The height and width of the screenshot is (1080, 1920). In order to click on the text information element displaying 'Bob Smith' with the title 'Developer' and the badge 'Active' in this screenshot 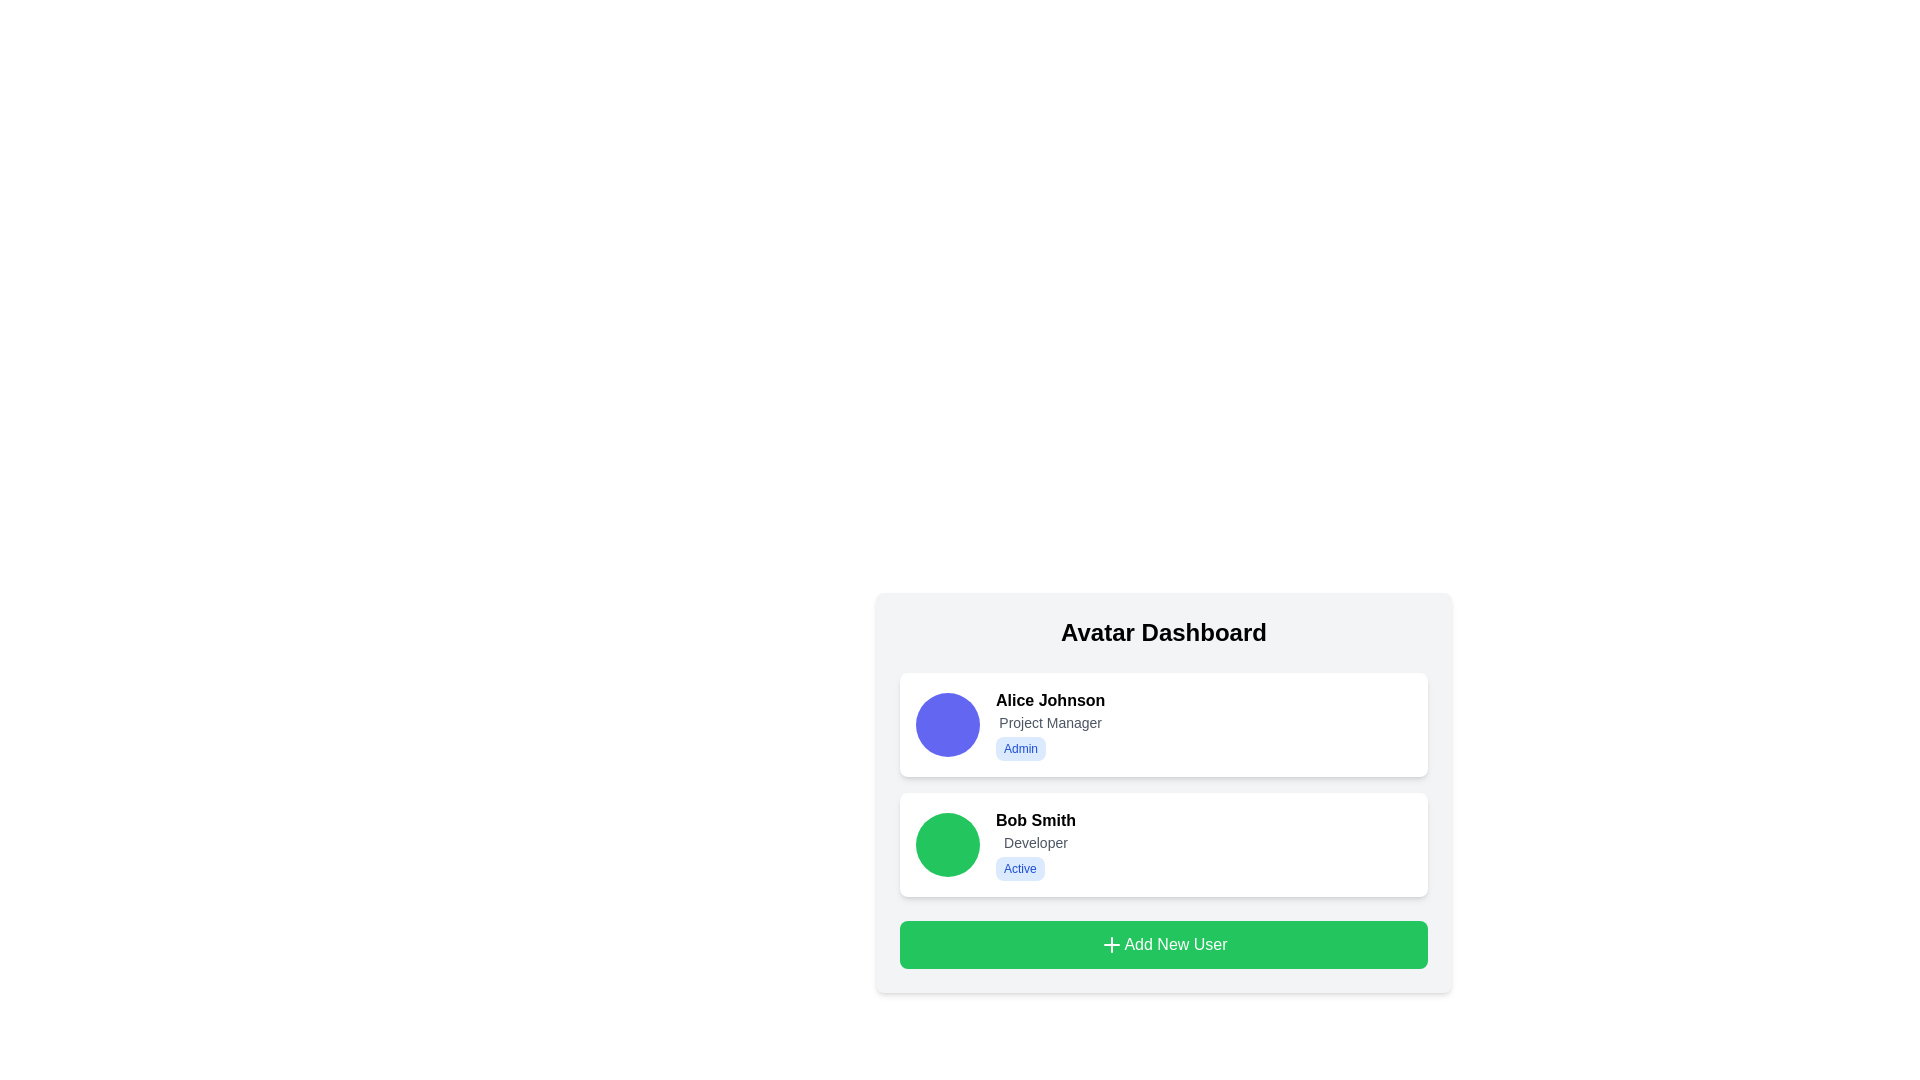, I will do `click(1036, 844)`.